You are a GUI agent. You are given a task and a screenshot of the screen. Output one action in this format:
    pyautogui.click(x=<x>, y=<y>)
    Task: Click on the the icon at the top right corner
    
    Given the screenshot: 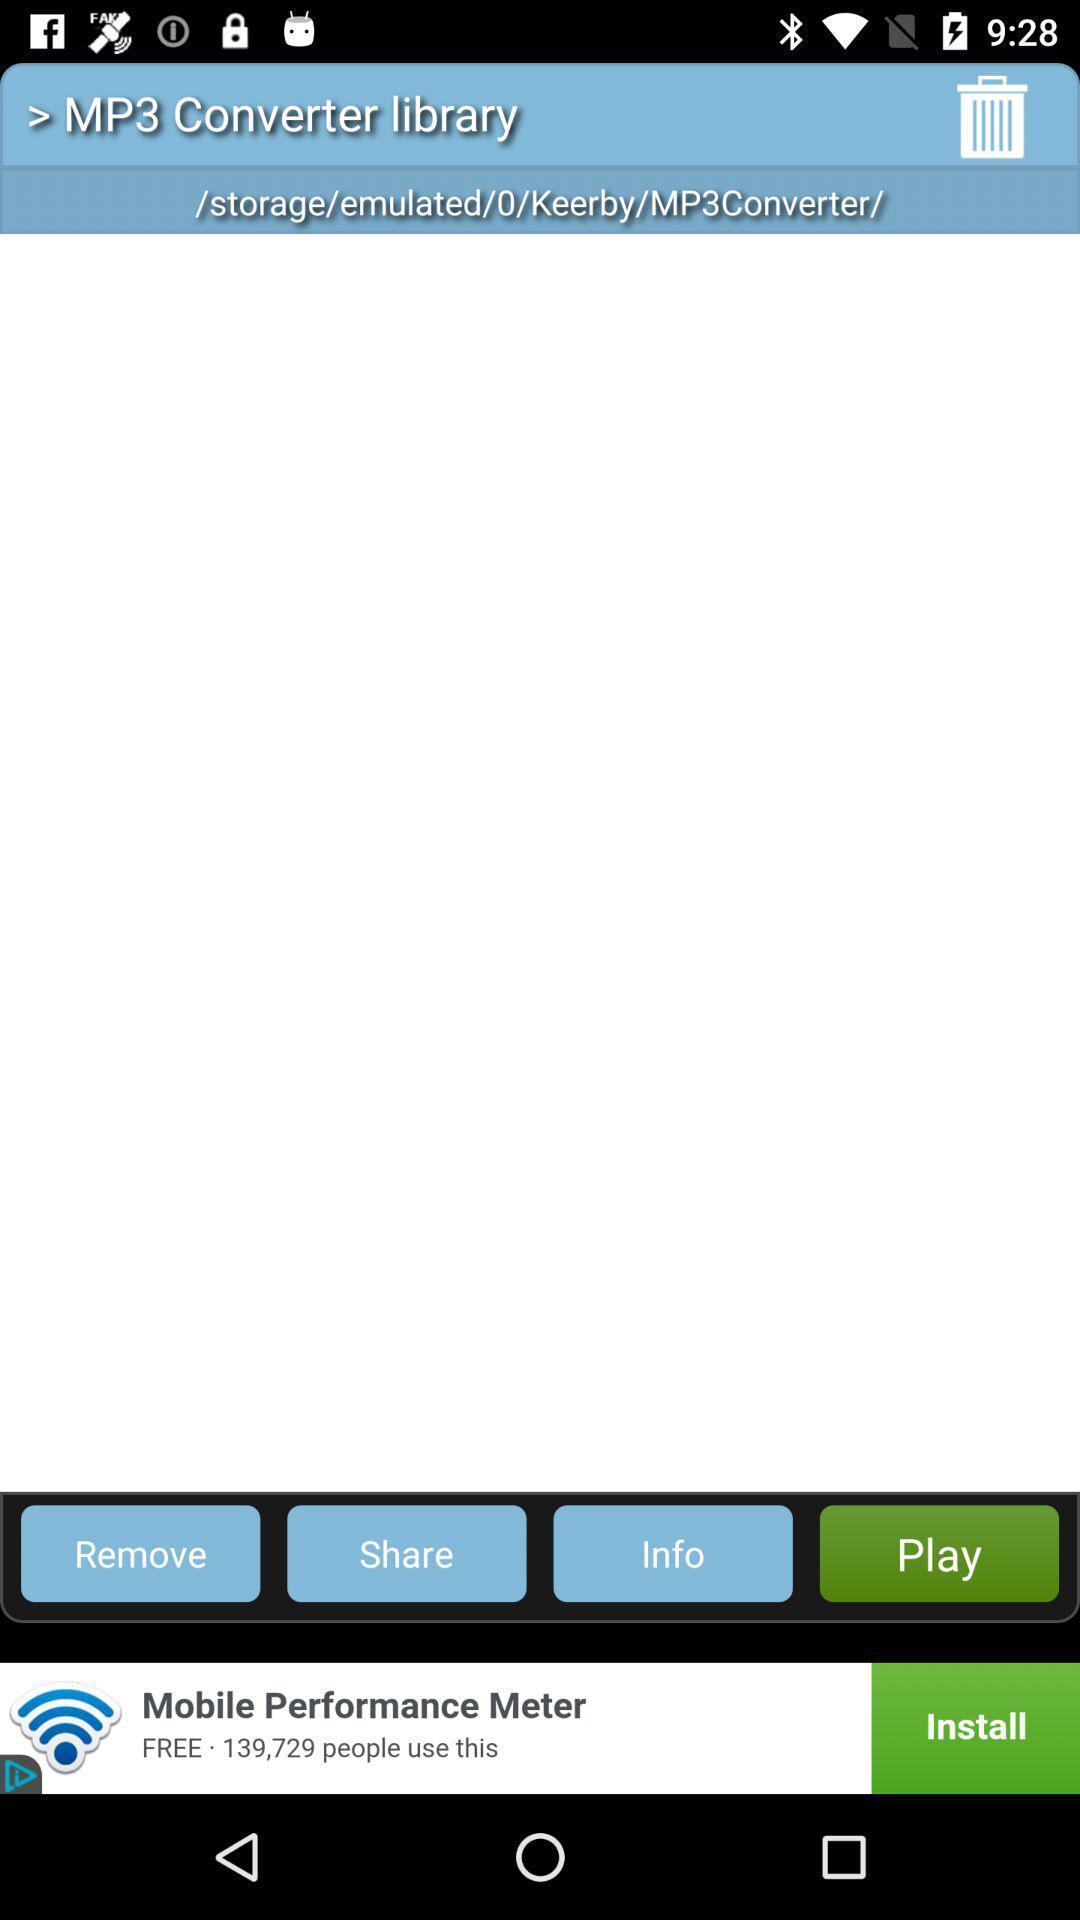 What is the action you would take?
    pyautogui.click(x=992, y=116)
    